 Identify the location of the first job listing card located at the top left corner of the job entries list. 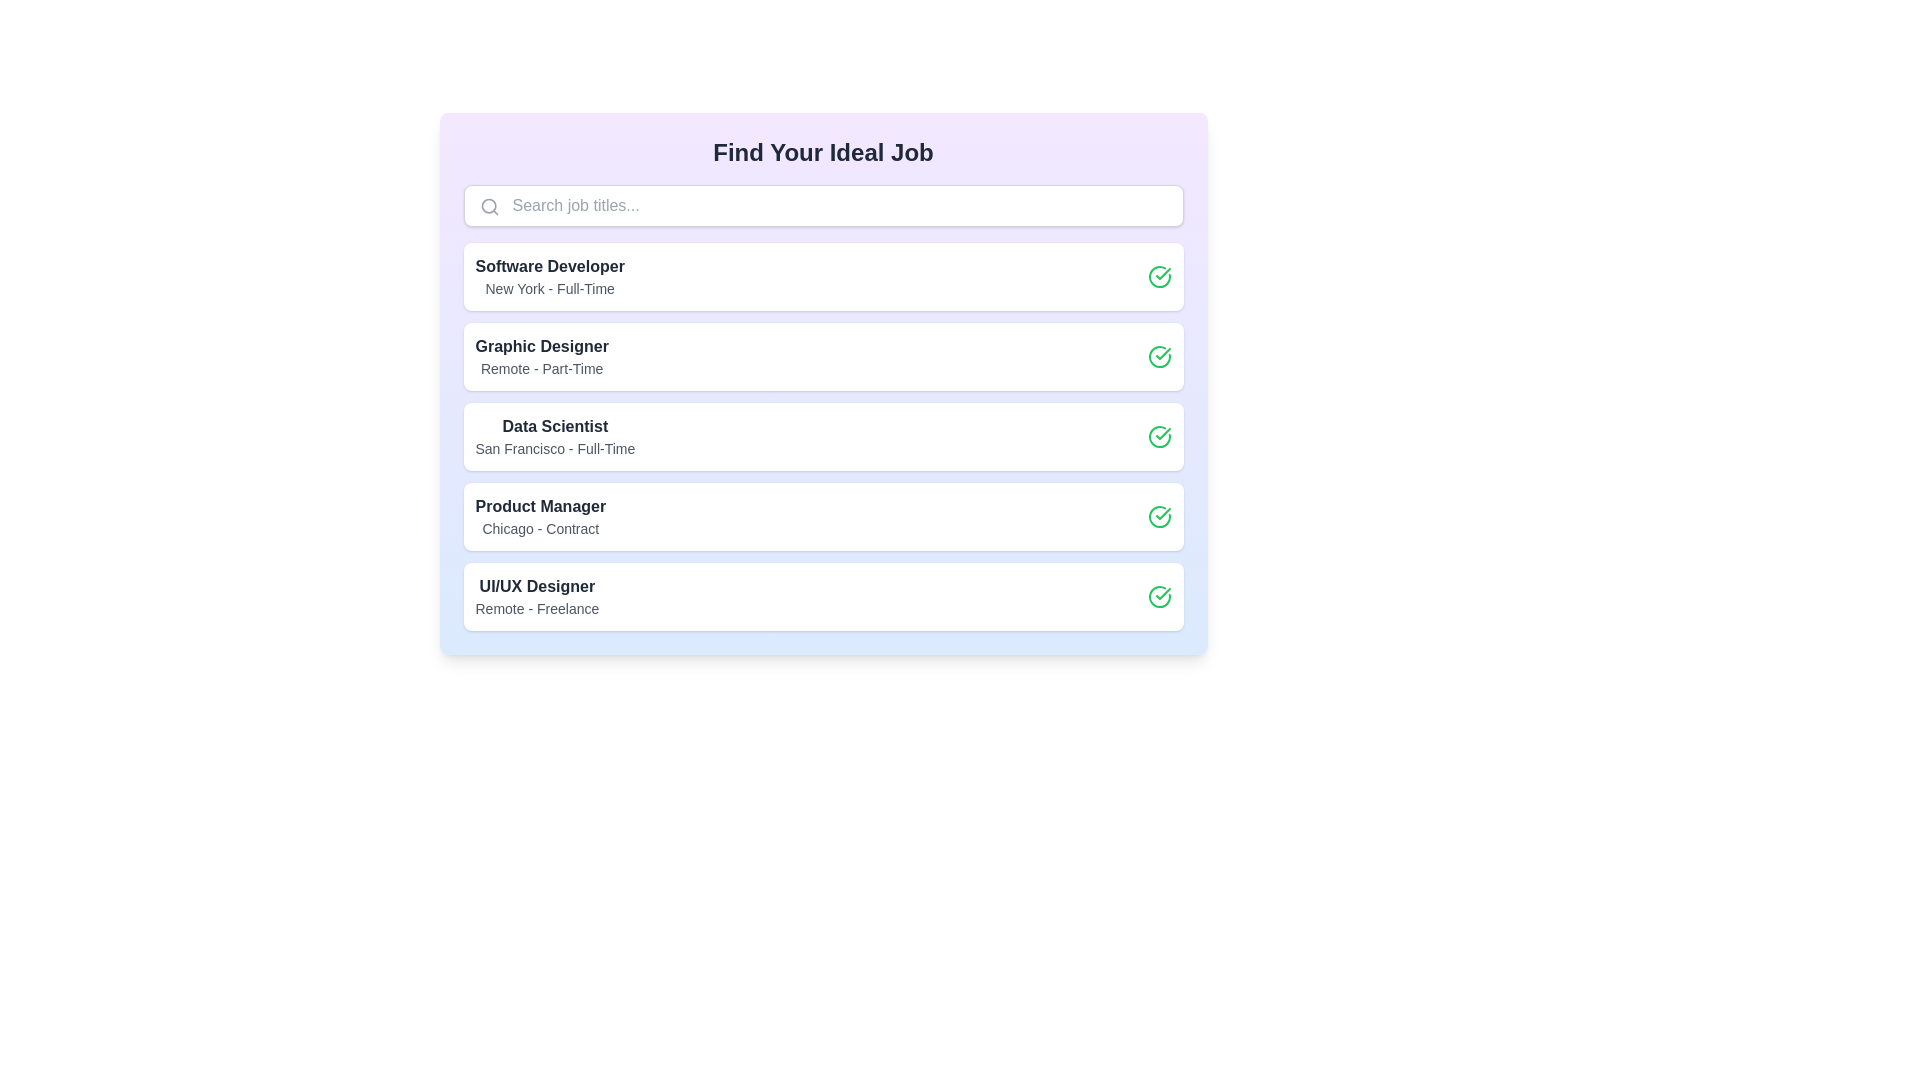
(550, 277).